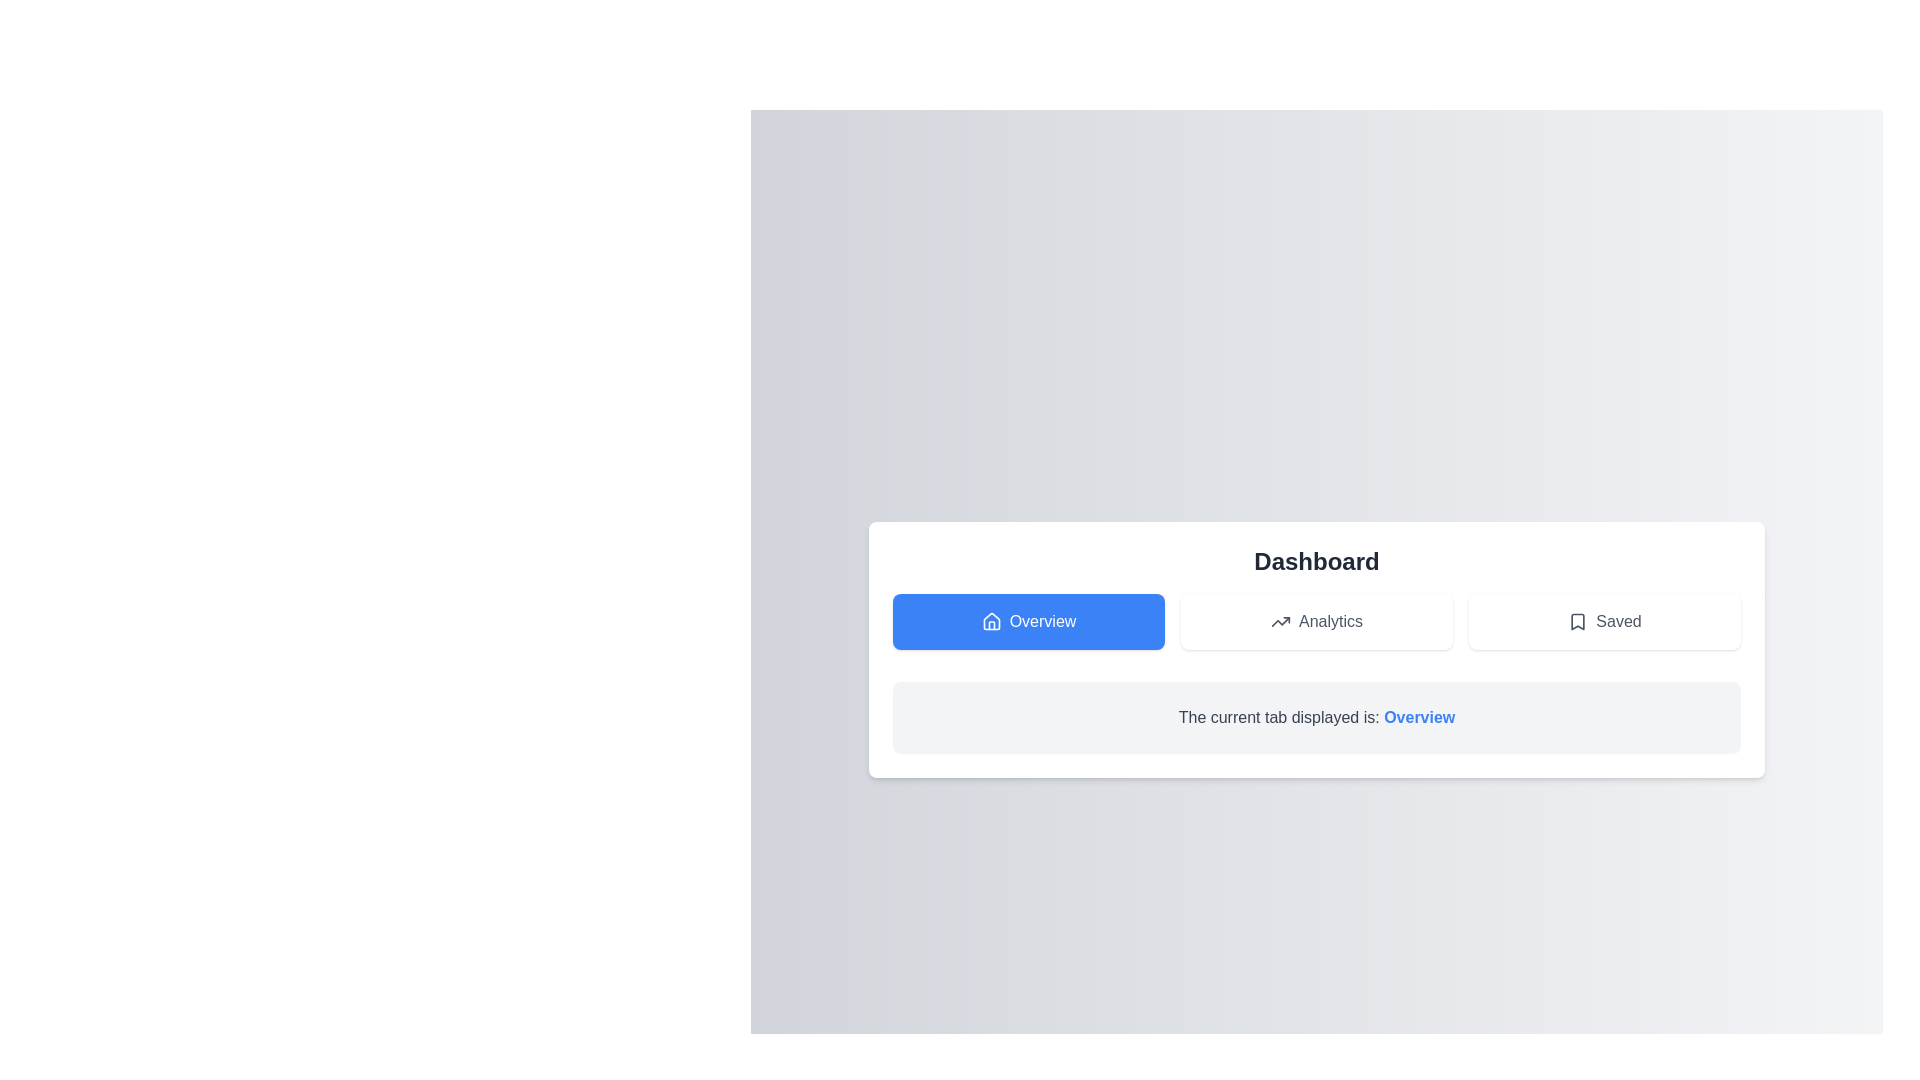 This screenshot has width=1920, height=1080. I want to click on the Navigation tab group, so click(1316, 620).